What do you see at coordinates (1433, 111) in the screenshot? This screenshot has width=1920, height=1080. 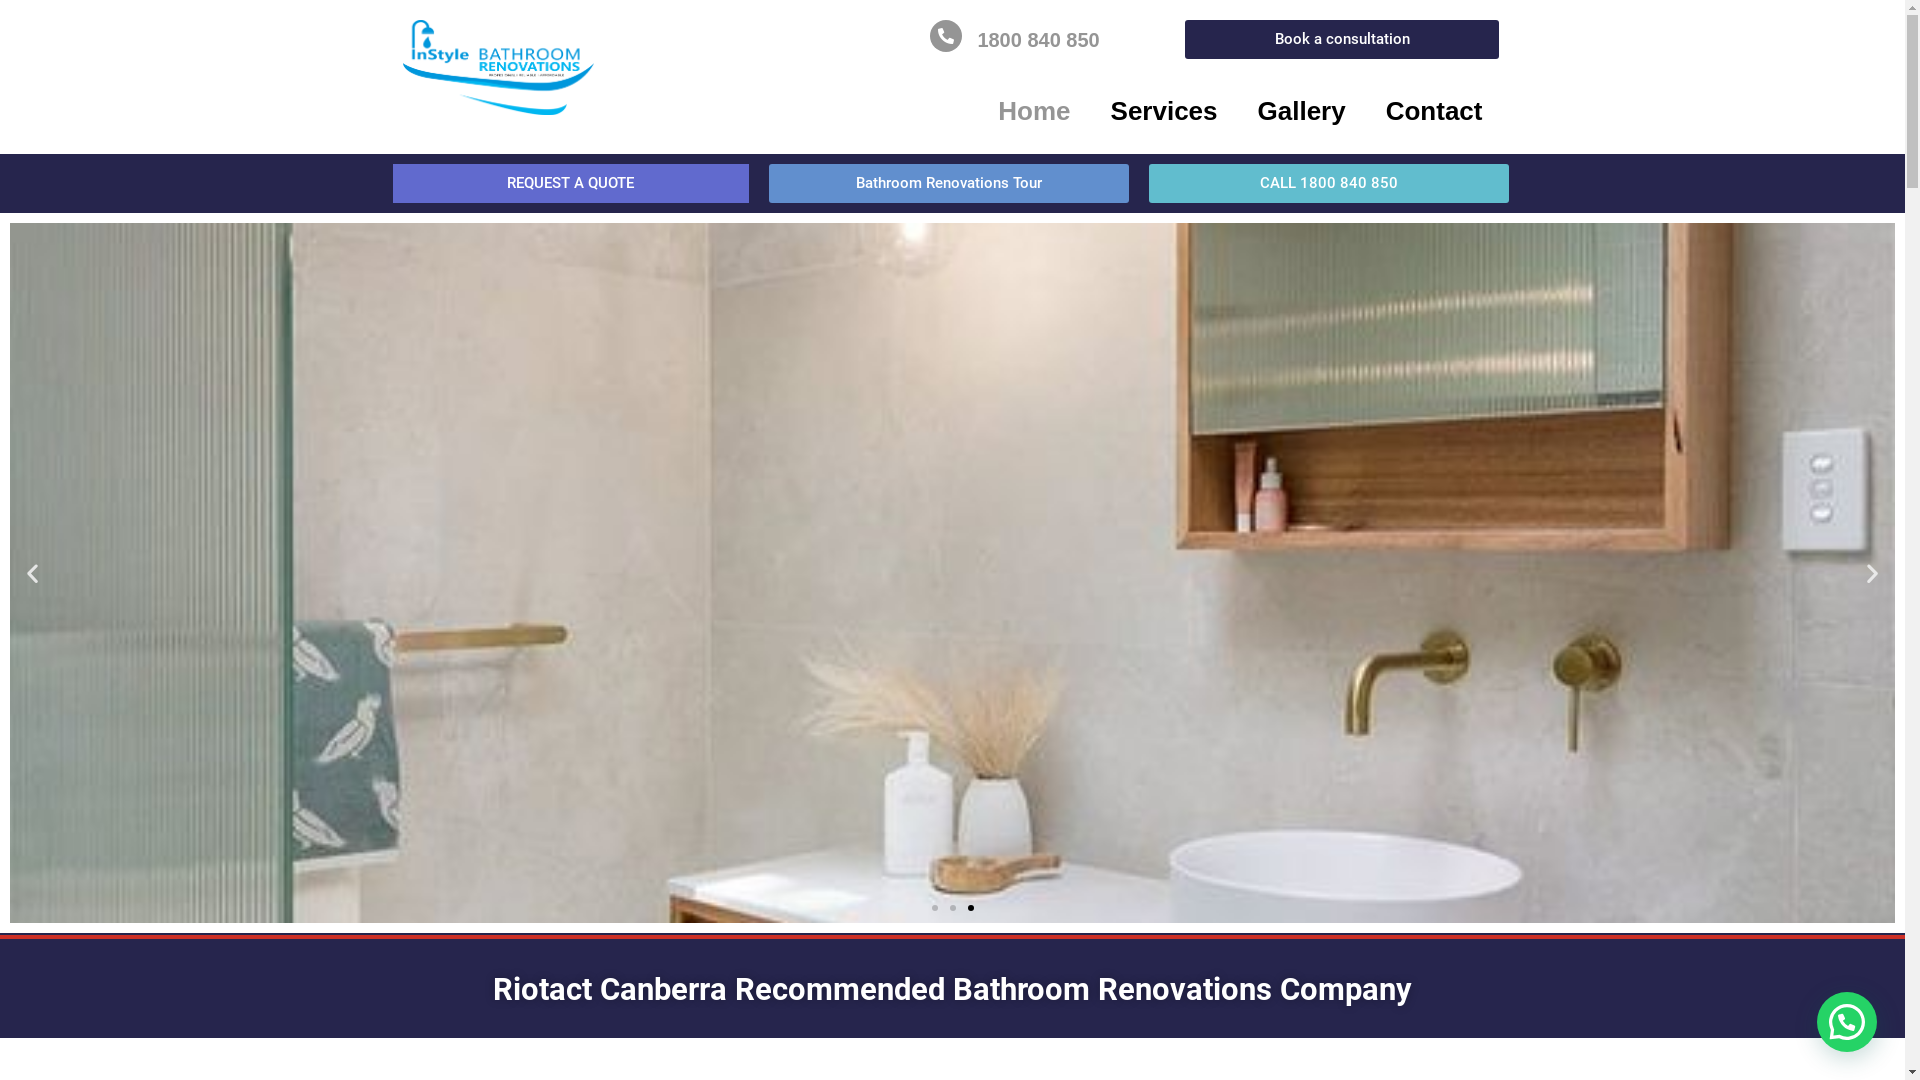 I see `'Contact'` at bounding box center [1433, 111].